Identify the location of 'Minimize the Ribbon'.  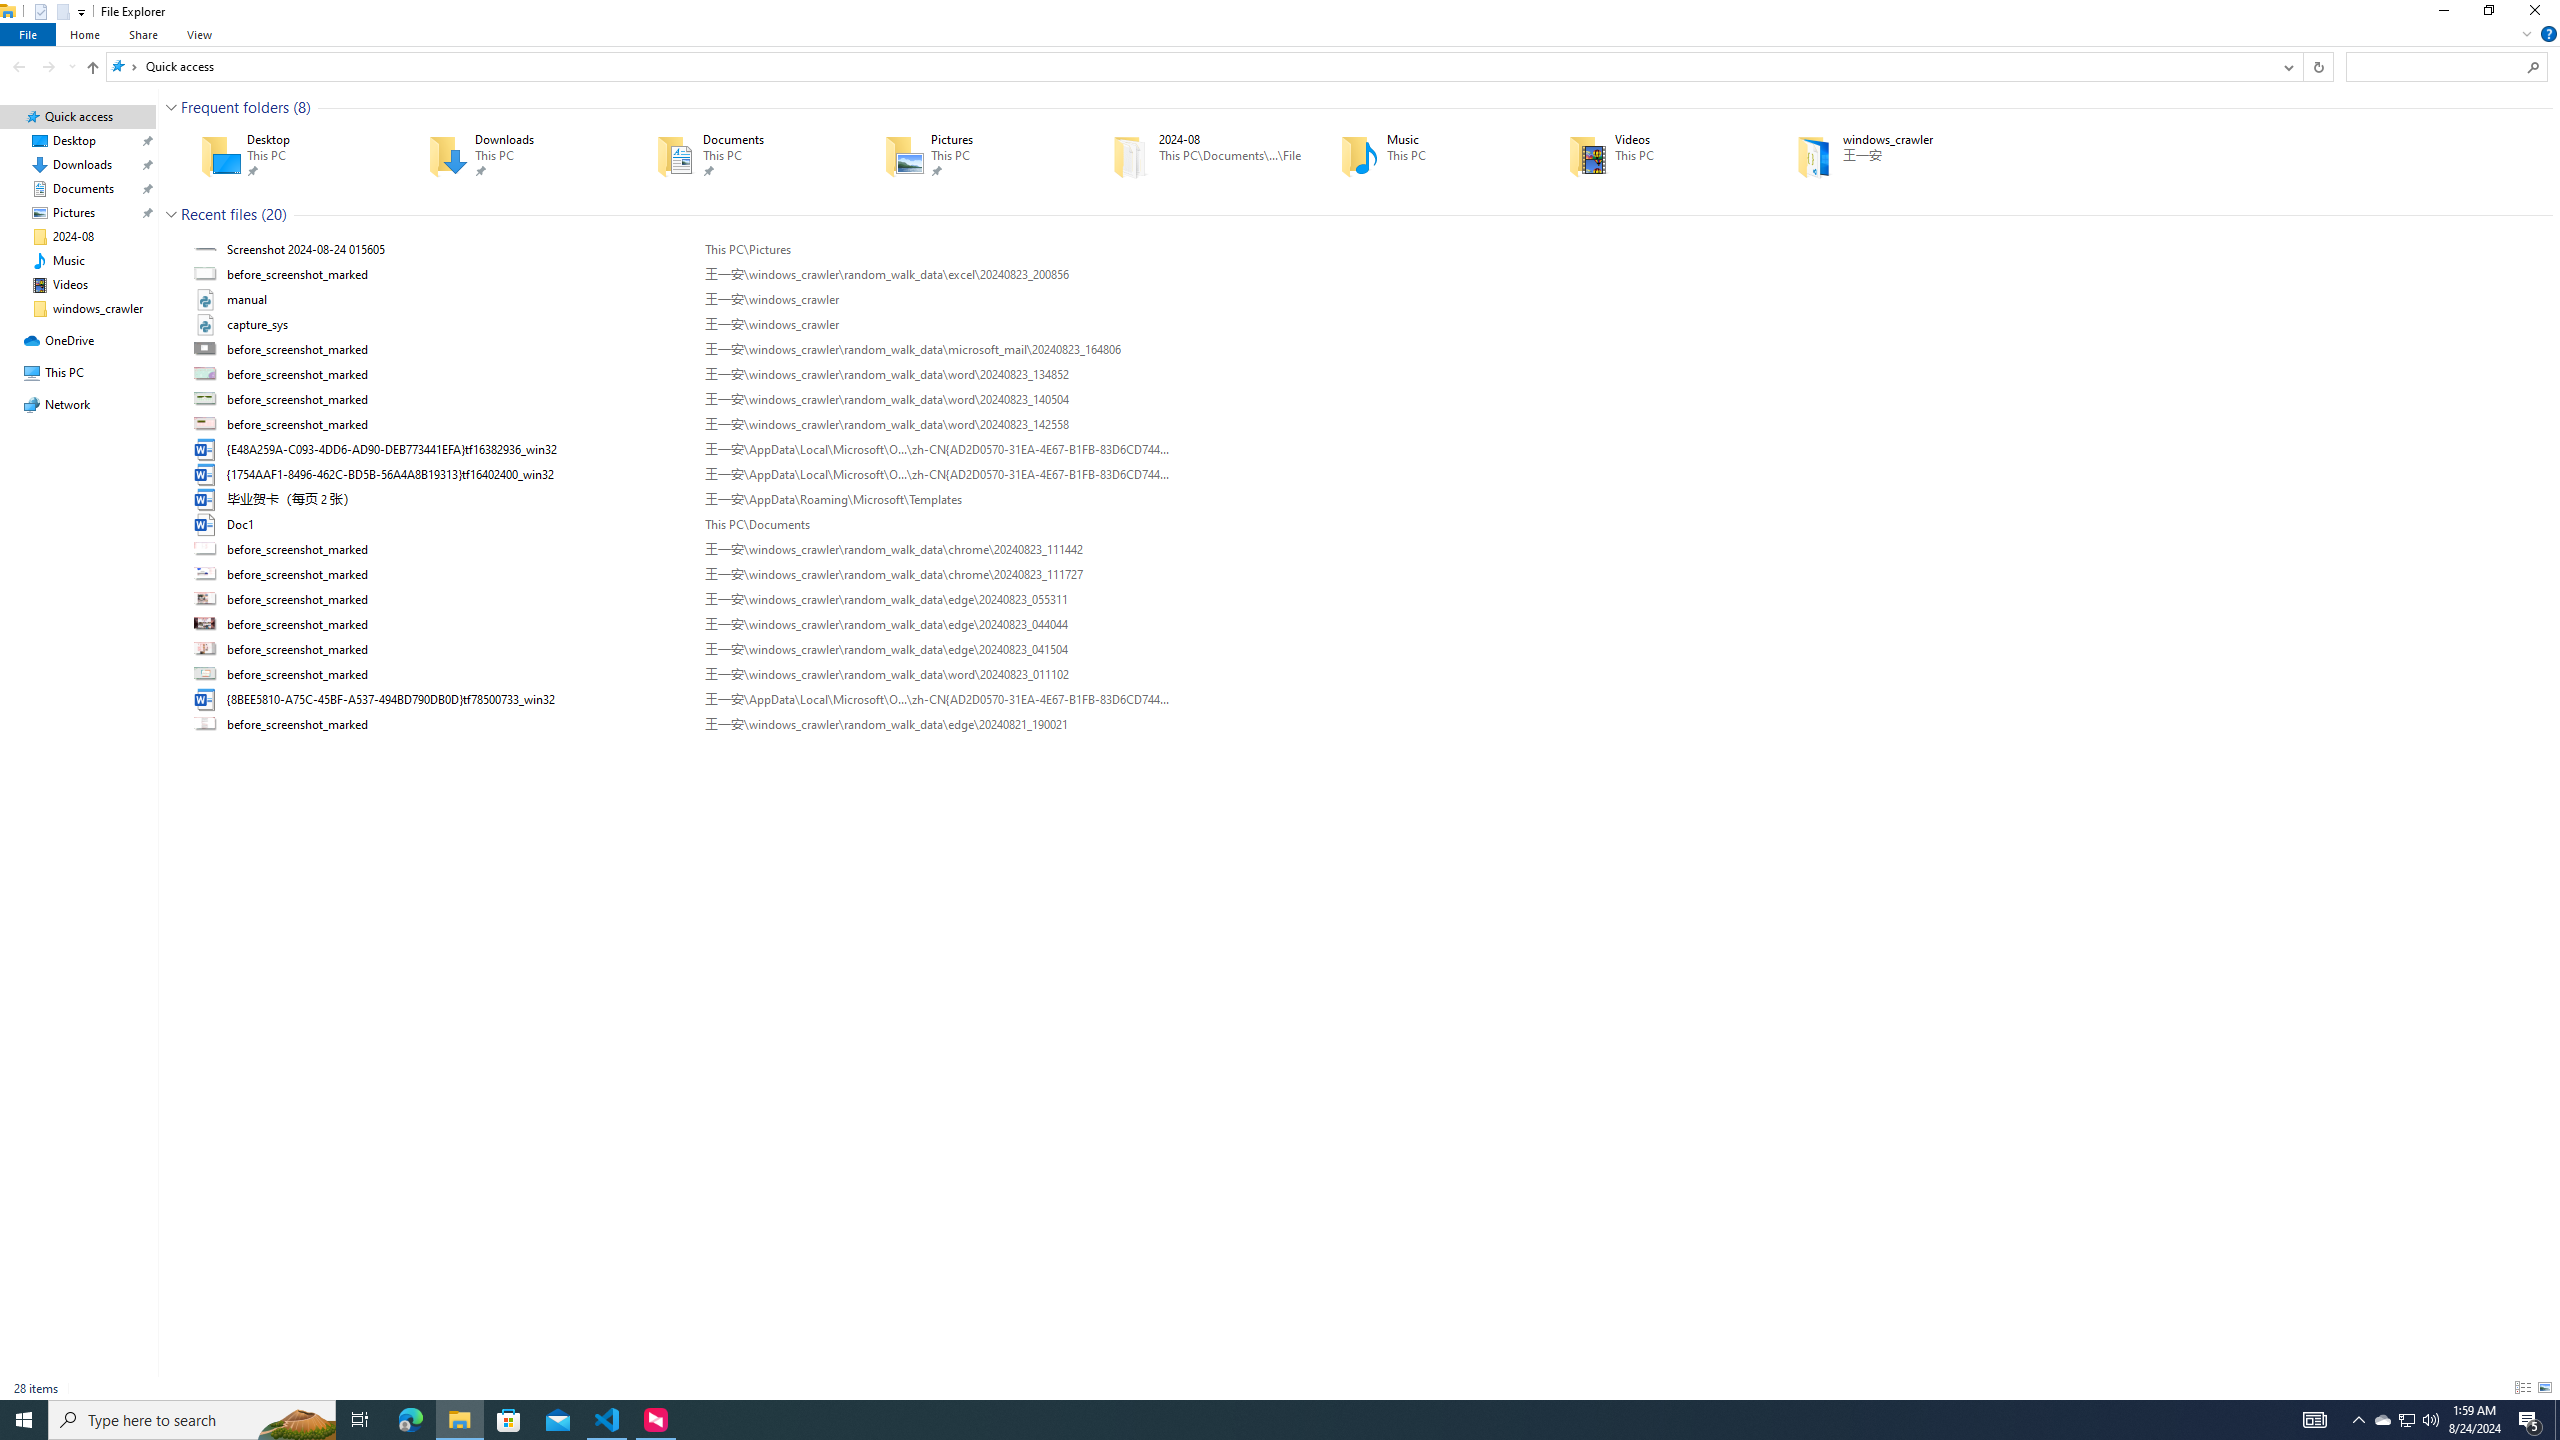
(2526, 32).